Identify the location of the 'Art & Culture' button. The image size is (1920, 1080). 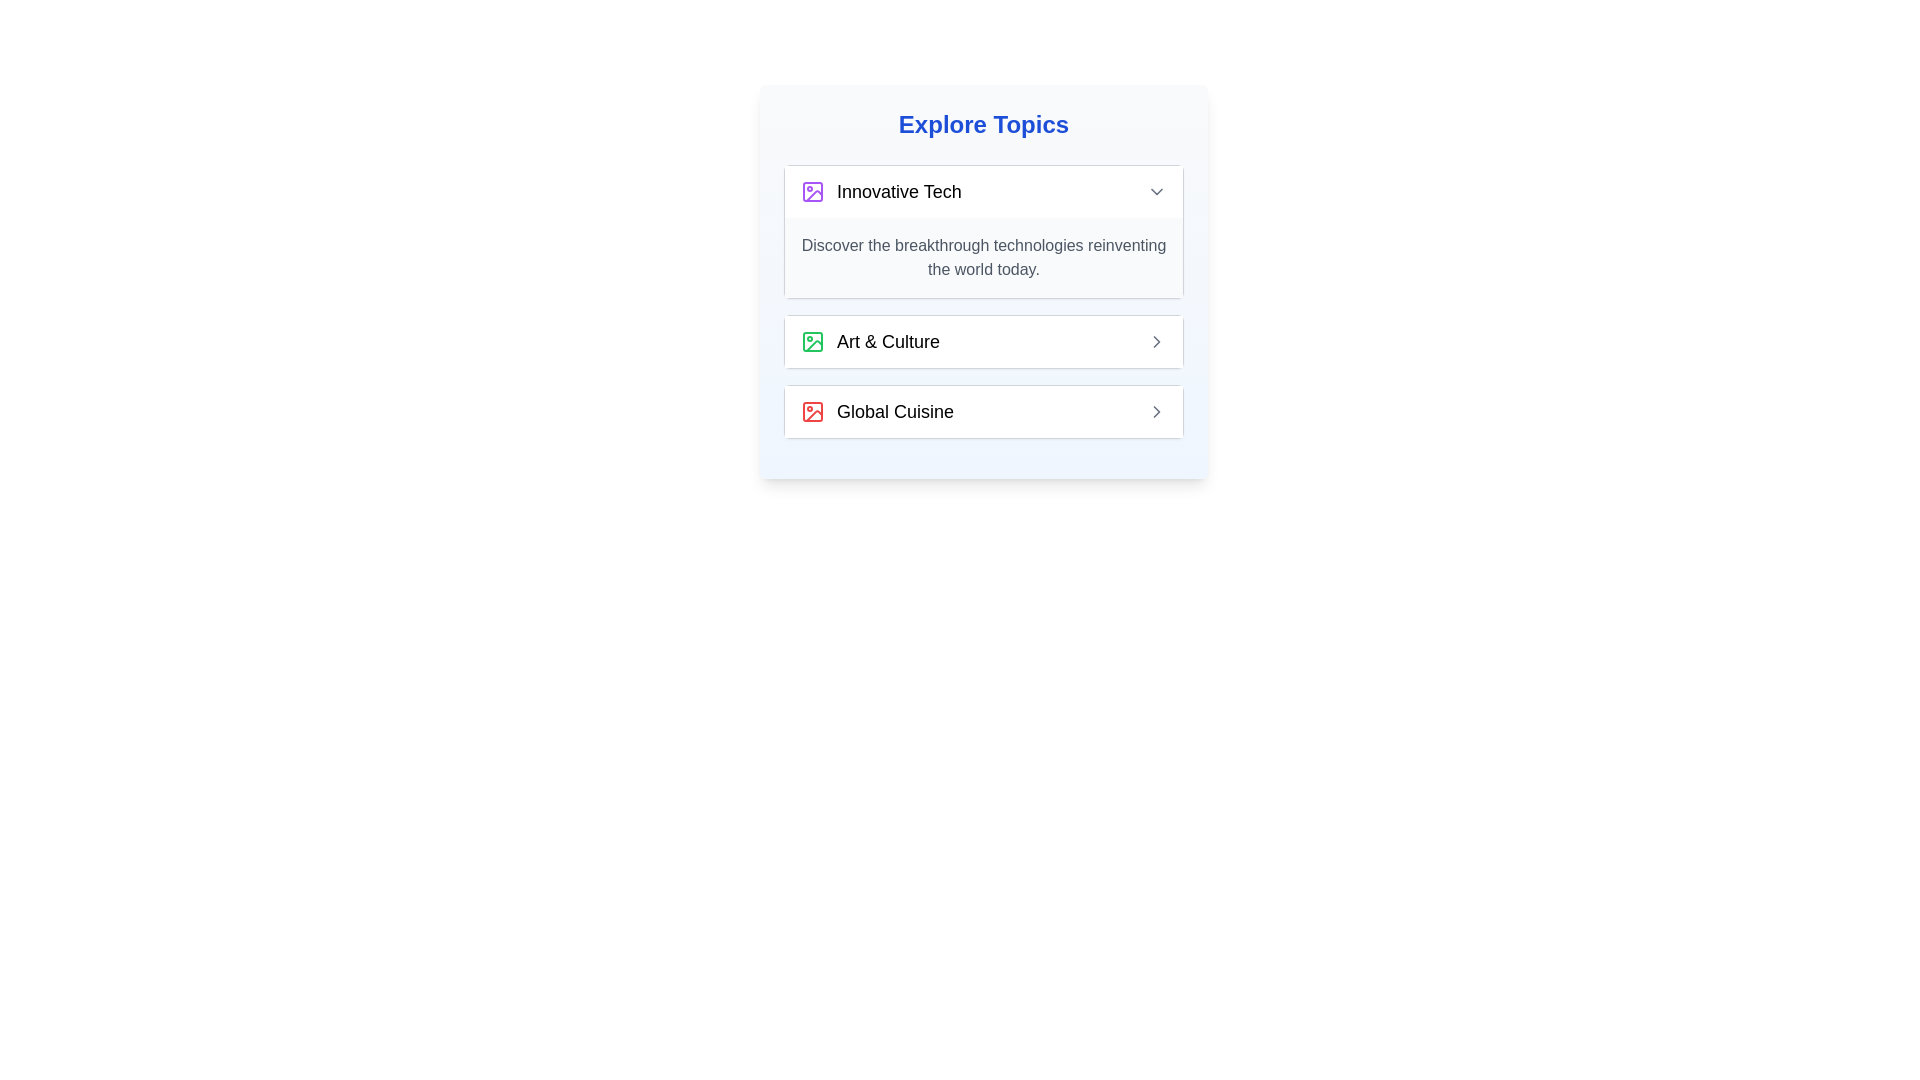
(870, 341).